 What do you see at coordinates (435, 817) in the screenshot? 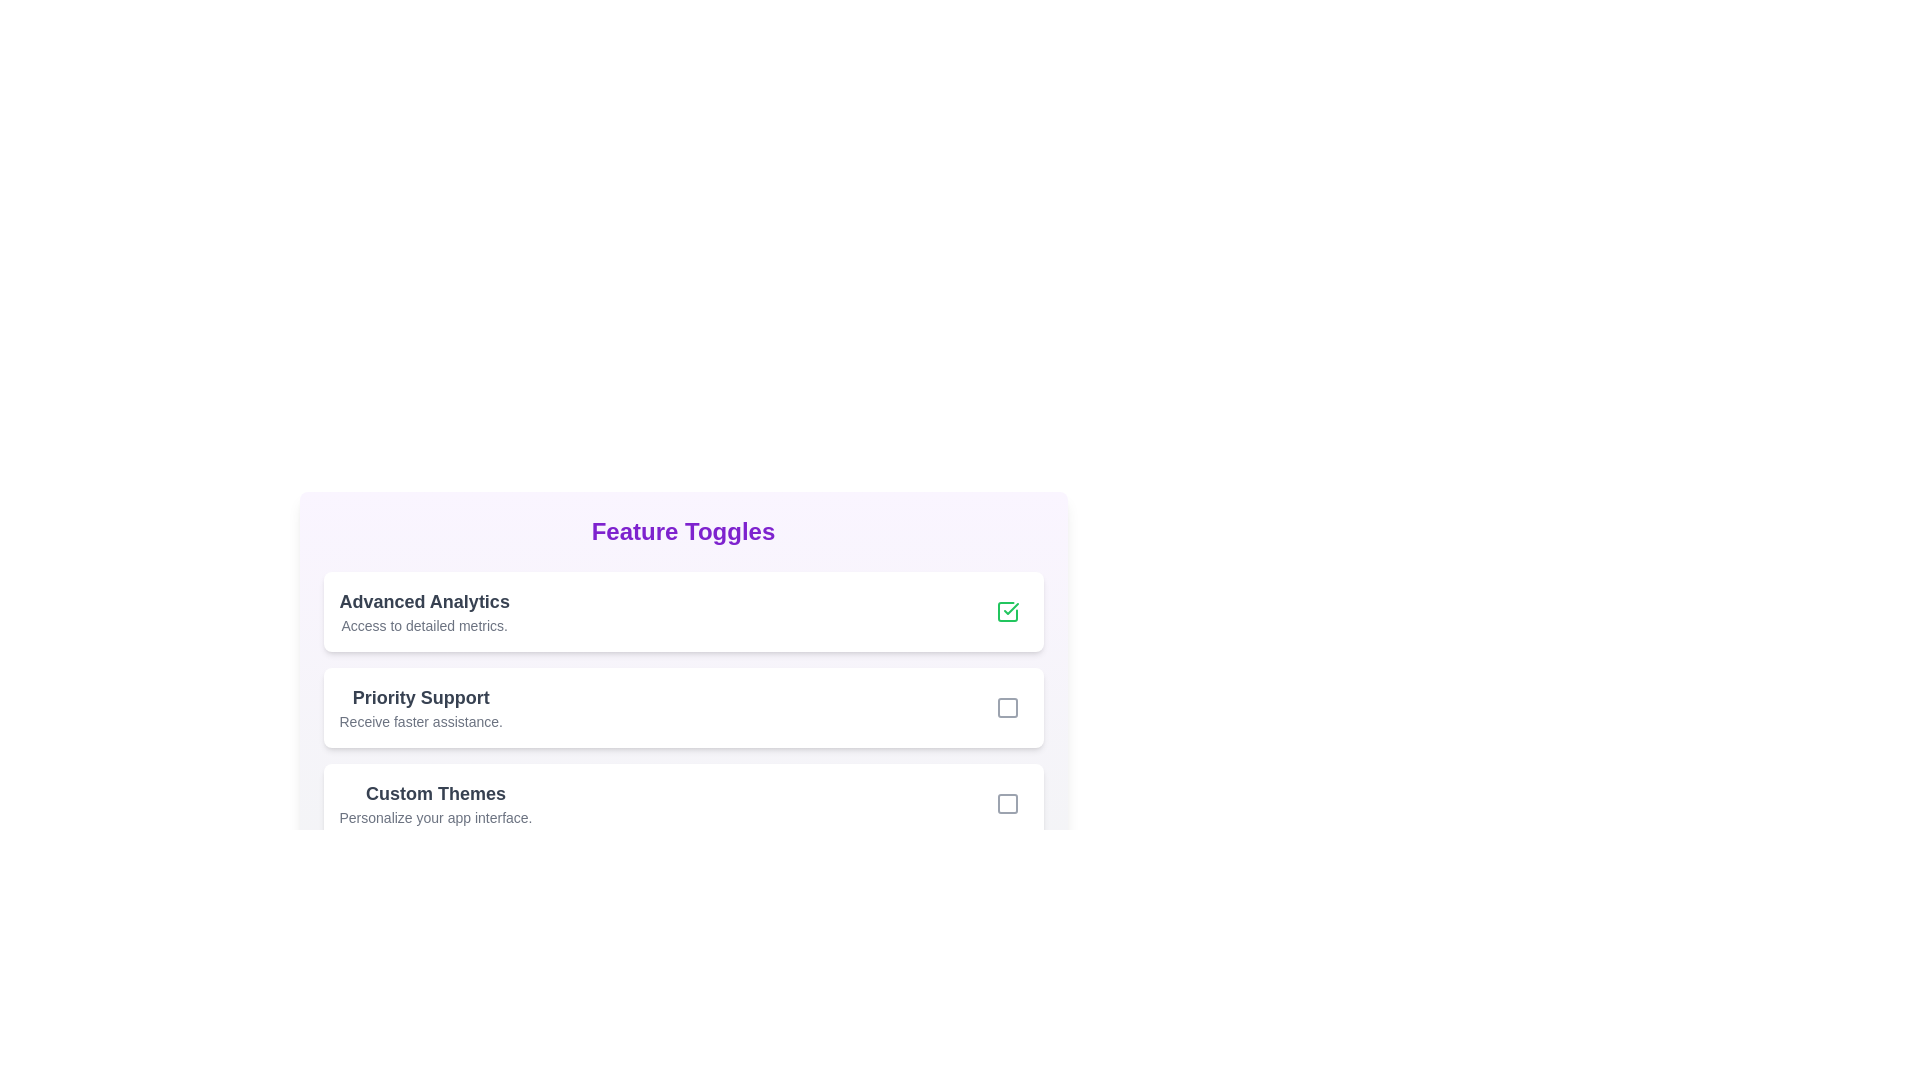
I see `the second text row providing additional information about the 'Custom Themes' feature located beneath the 'Custom Themes' heading` at bounding box center [435, 817].